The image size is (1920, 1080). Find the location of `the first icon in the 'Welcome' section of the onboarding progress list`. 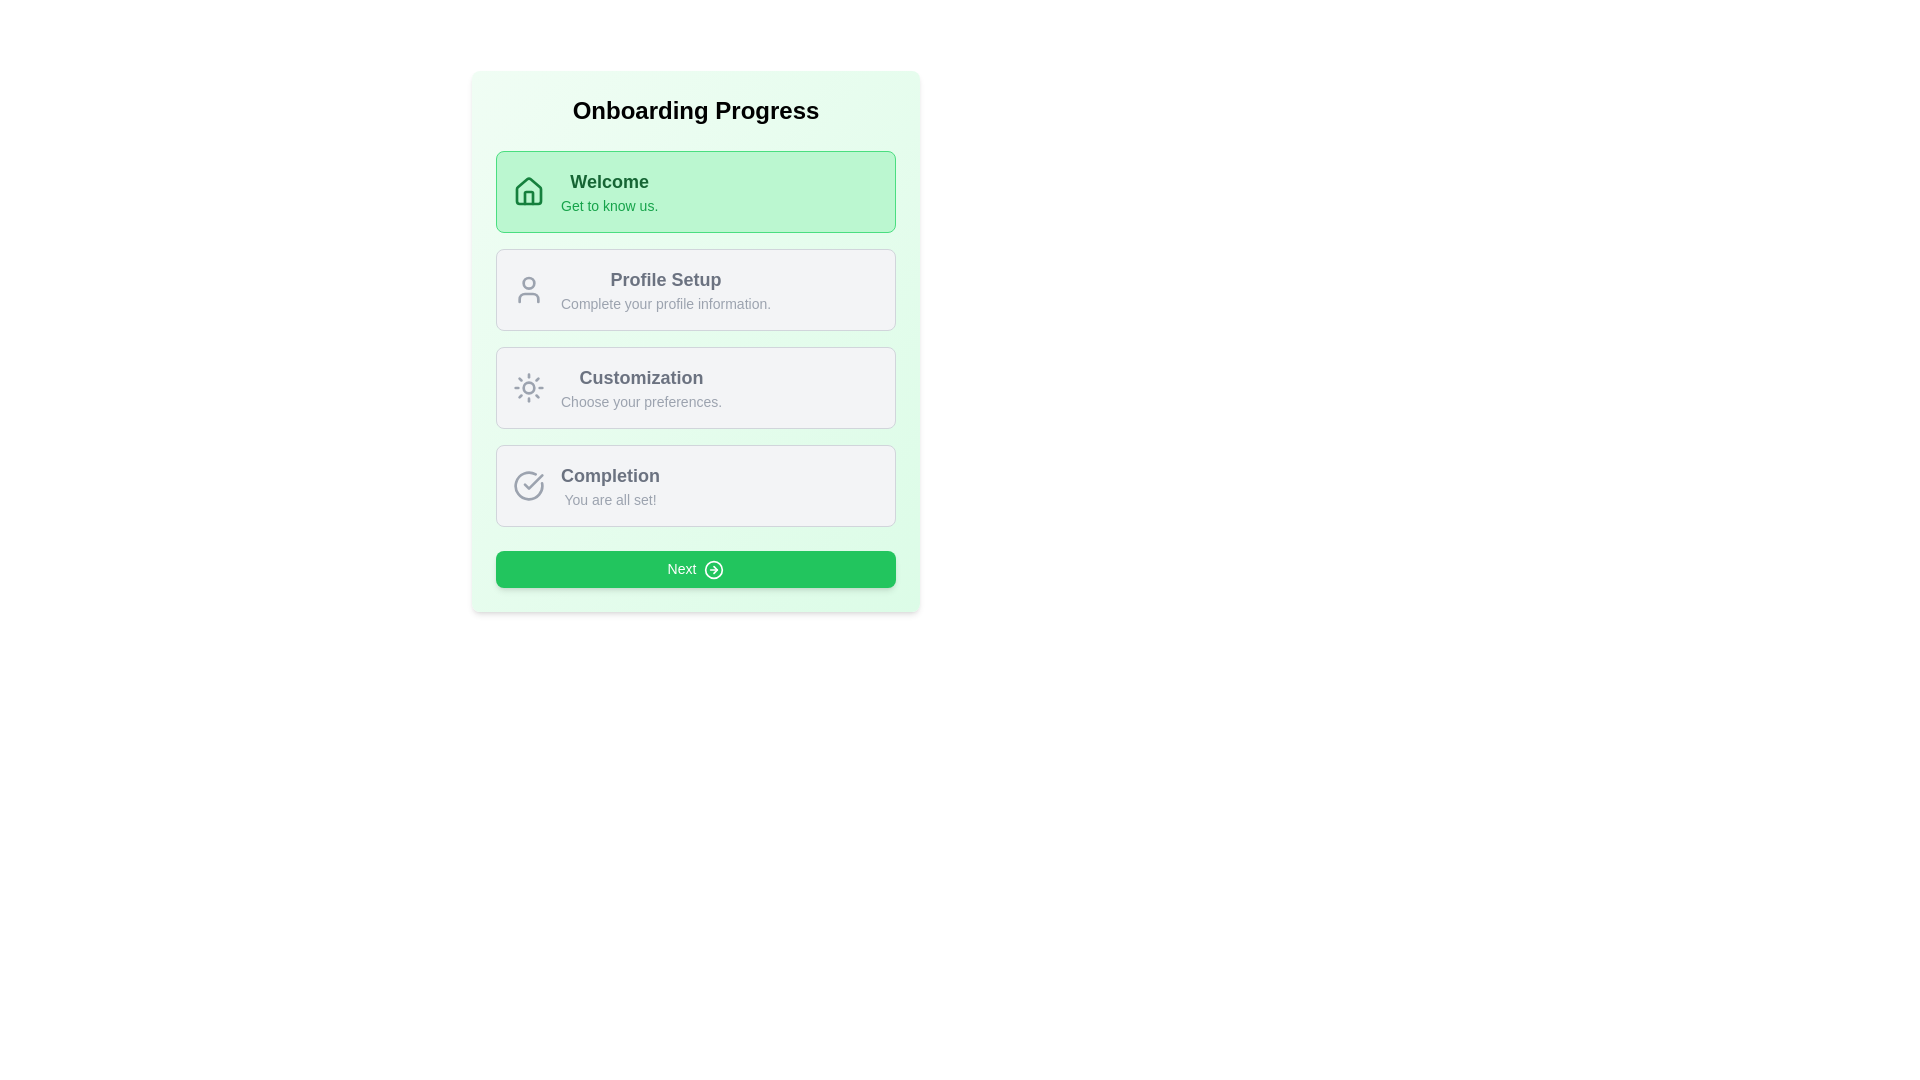

the first icon in the 'Welcome' section of the onboarding progress list is located at coordinates (528, 192).